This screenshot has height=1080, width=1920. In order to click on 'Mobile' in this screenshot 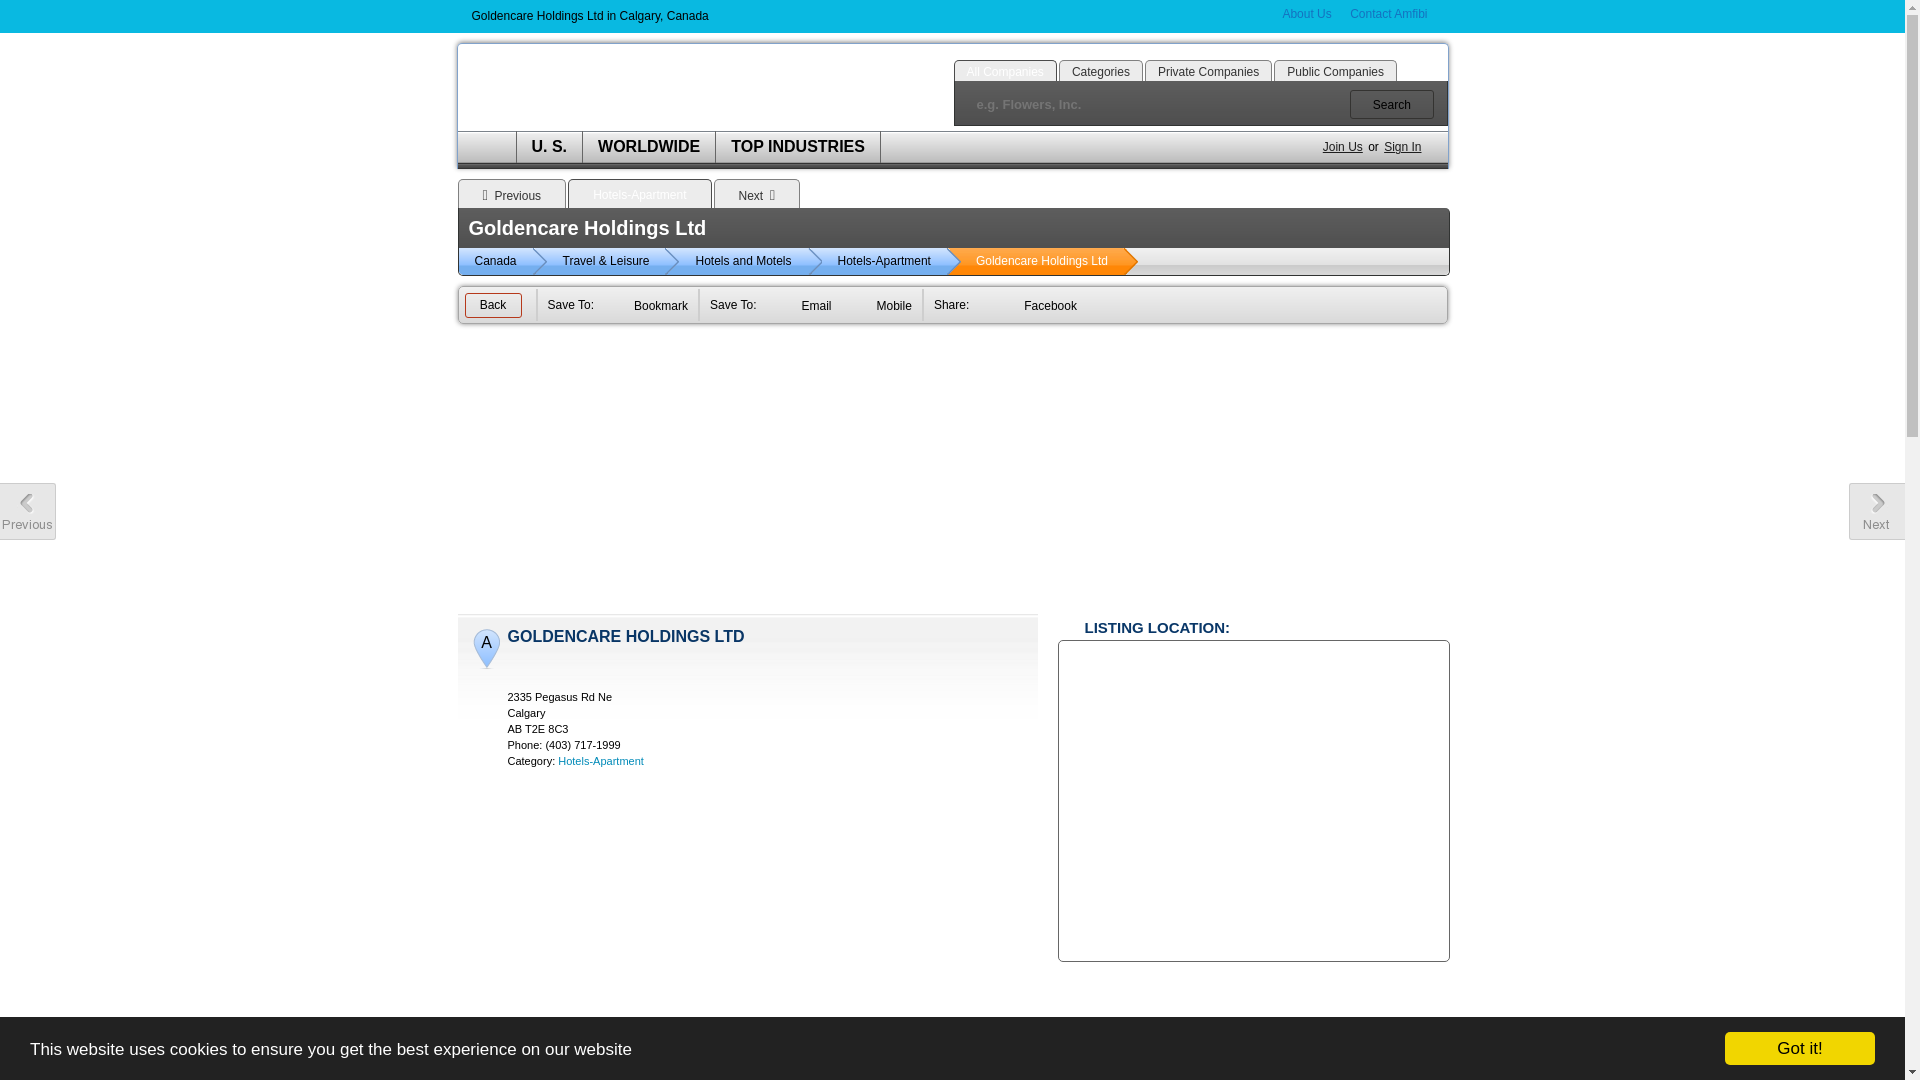, I will do `click(879, 306)`.